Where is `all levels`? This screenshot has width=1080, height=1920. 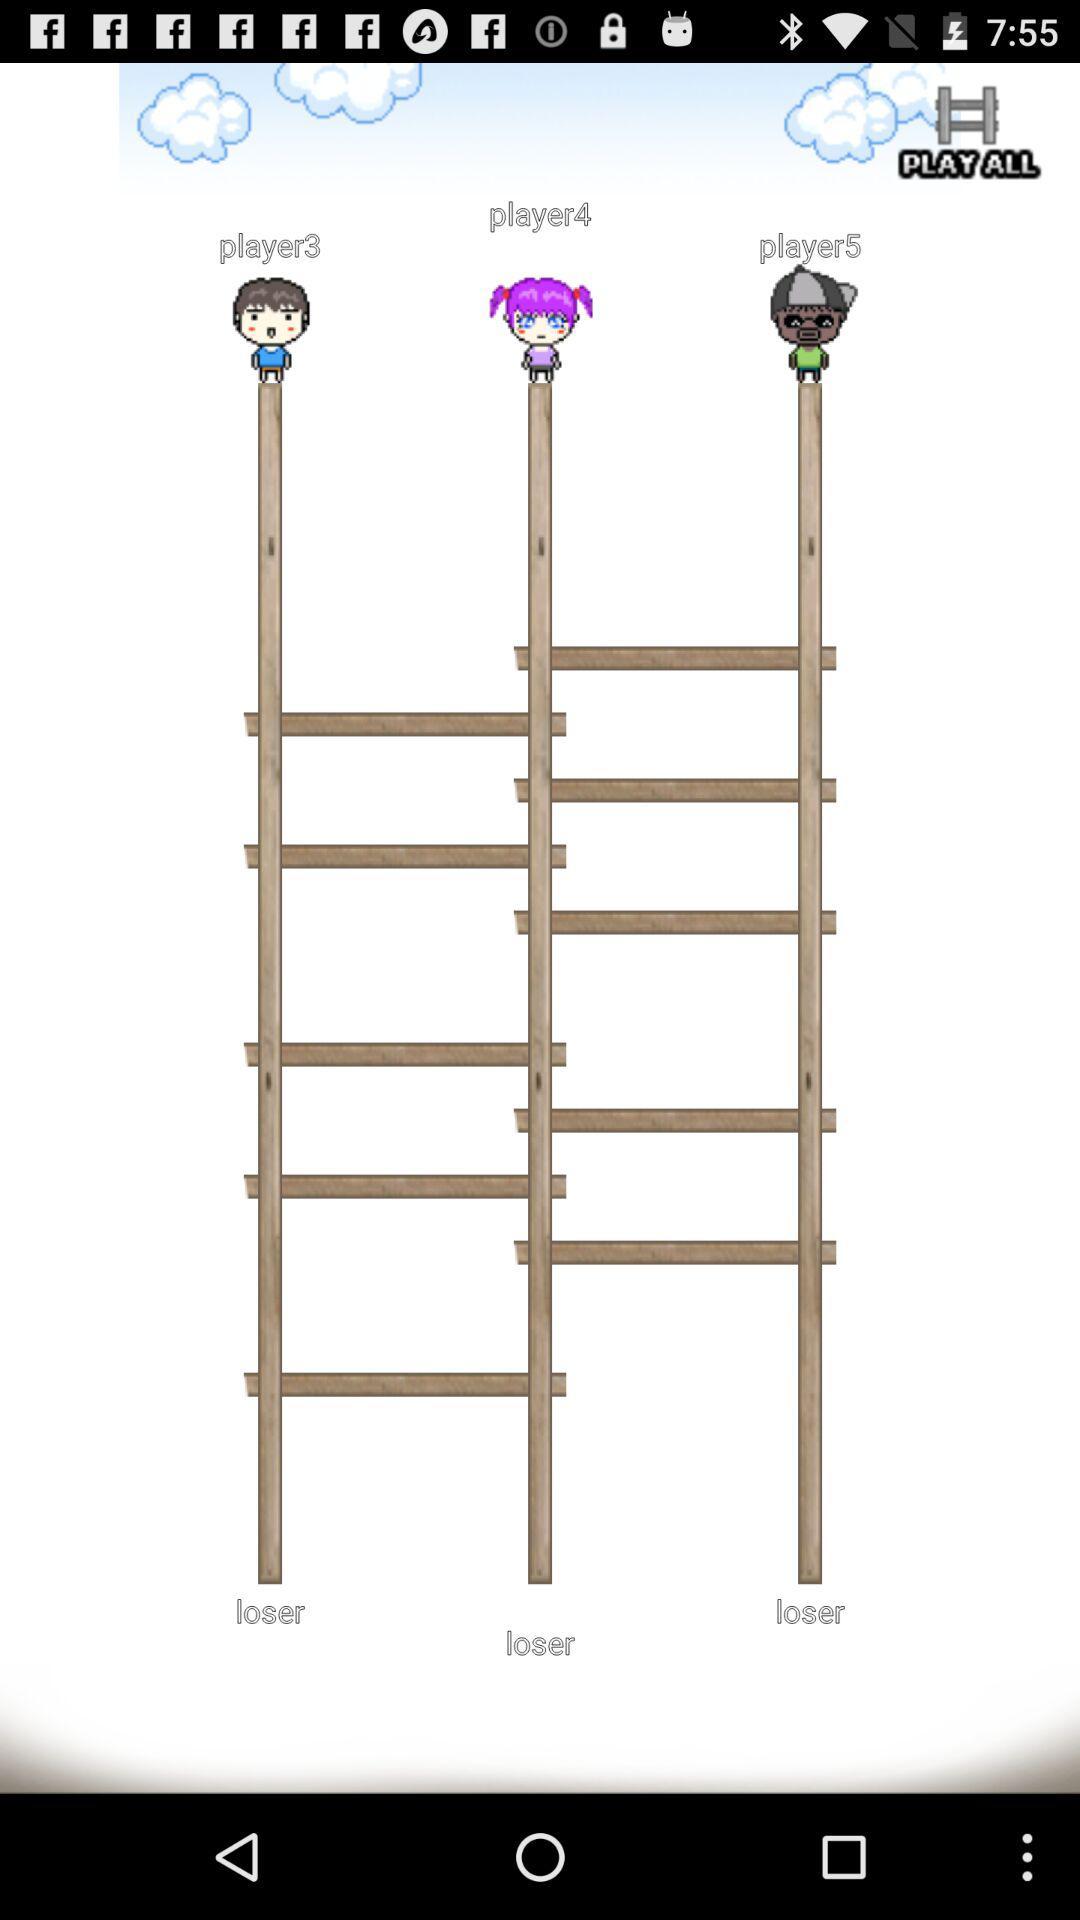 all levels is located at coordinates (964, 135).